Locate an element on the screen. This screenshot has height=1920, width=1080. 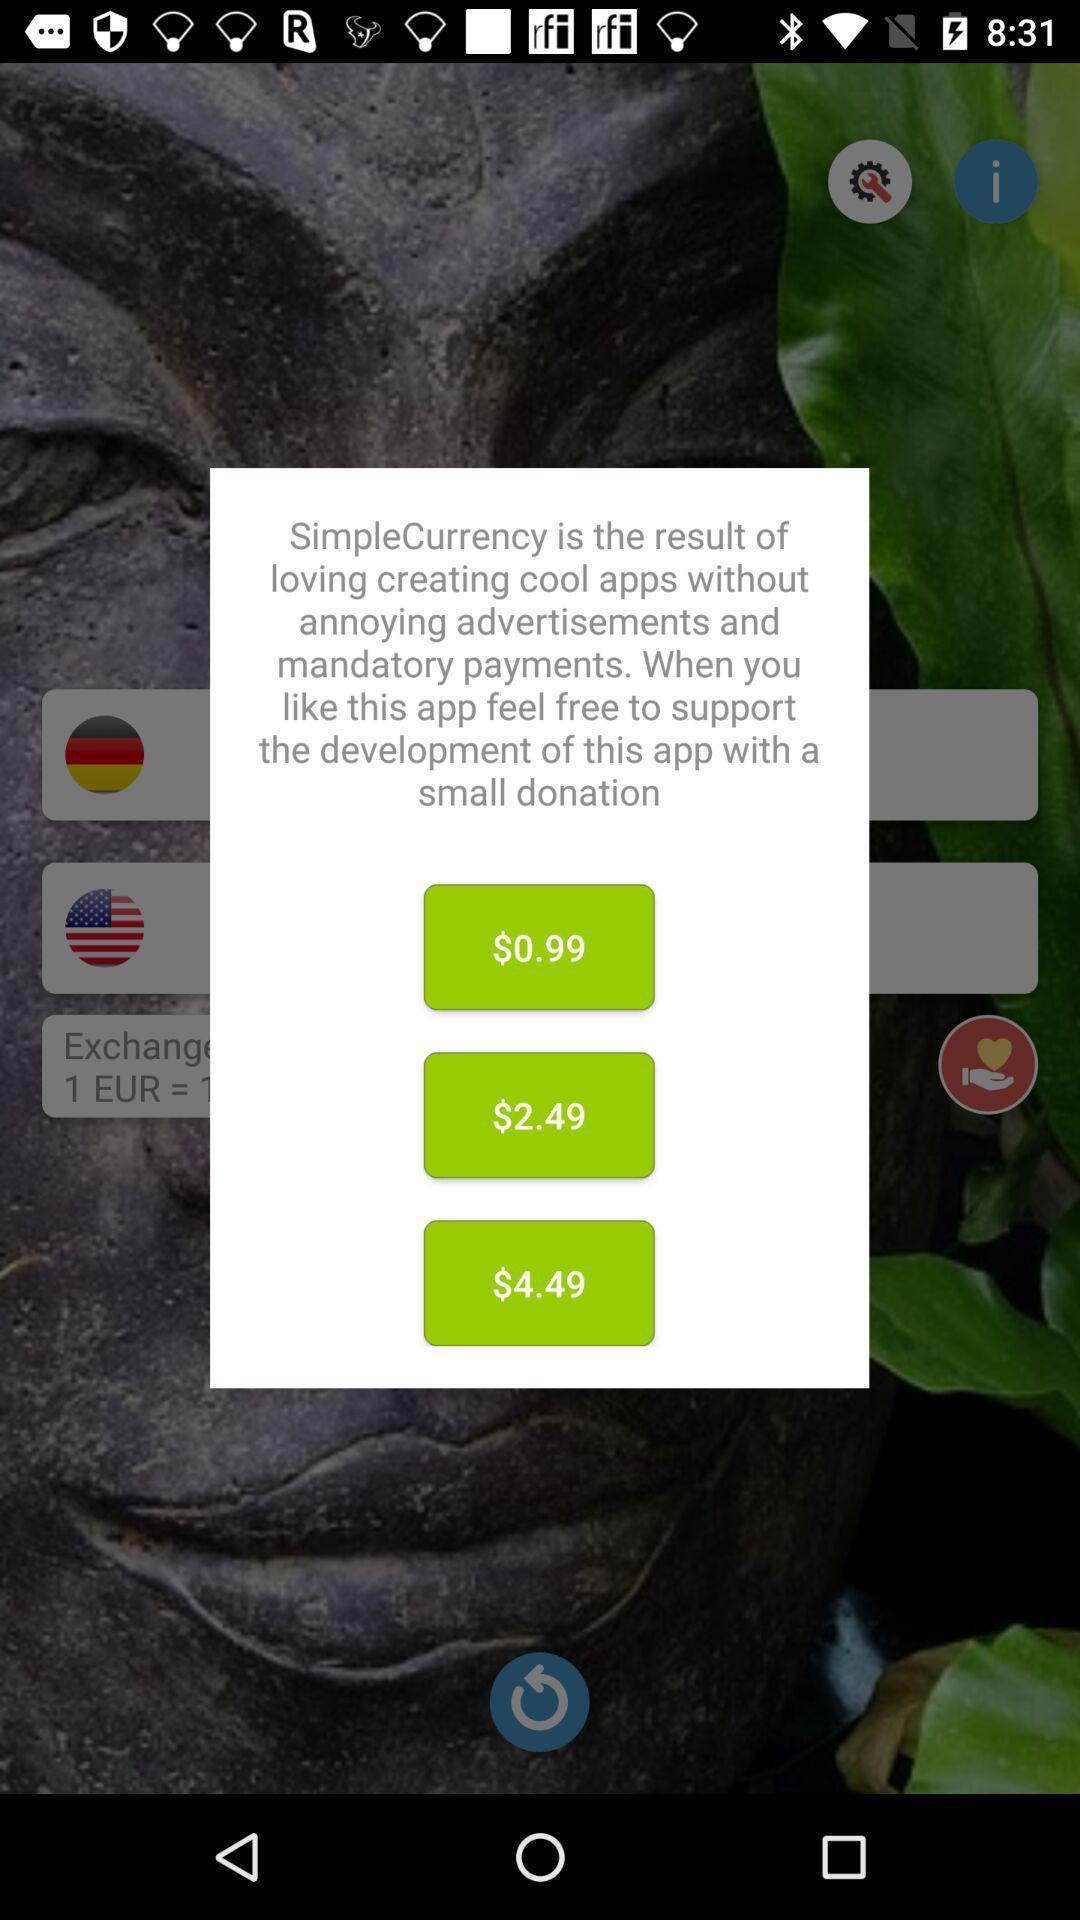
click button is located at coordinates (869, 181).